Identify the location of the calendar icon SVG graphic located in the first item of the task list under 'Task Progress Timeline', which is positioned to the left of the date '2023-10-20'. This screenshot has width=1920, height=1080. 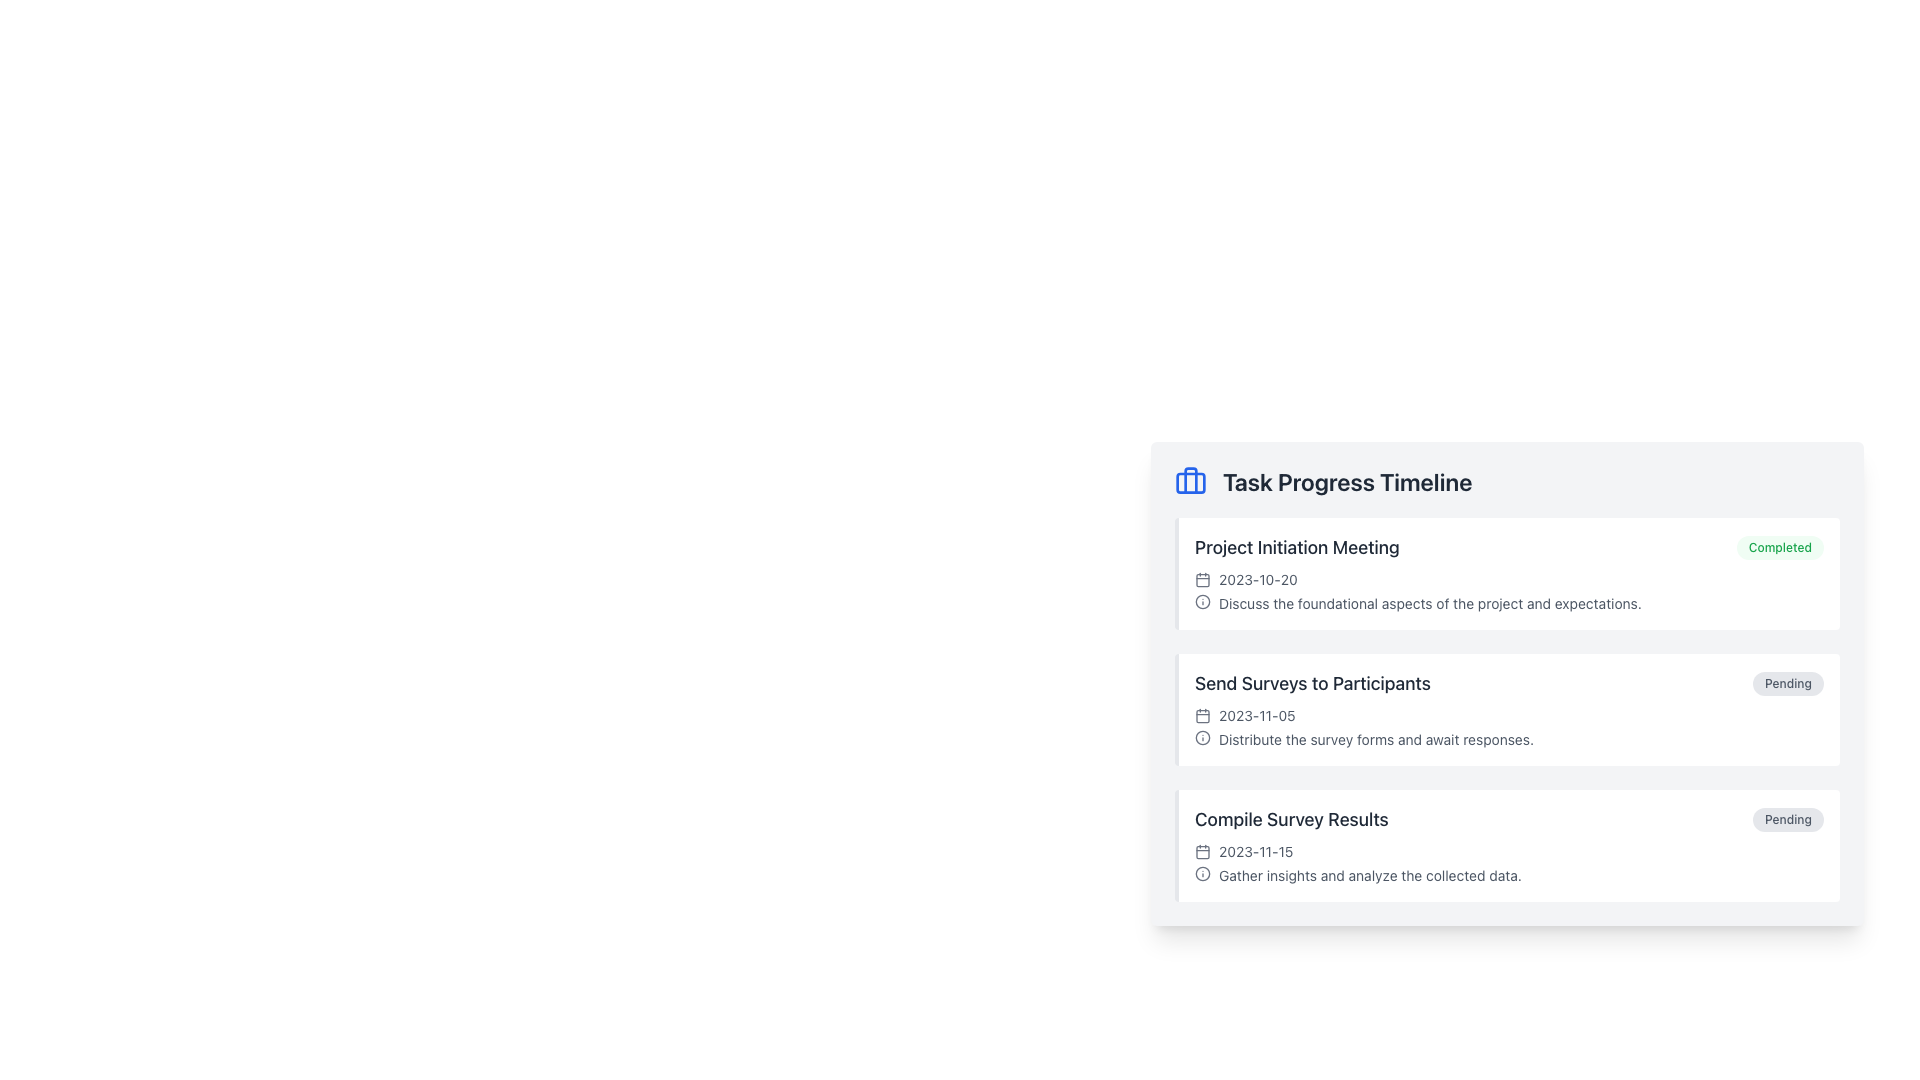
(1202, 579).